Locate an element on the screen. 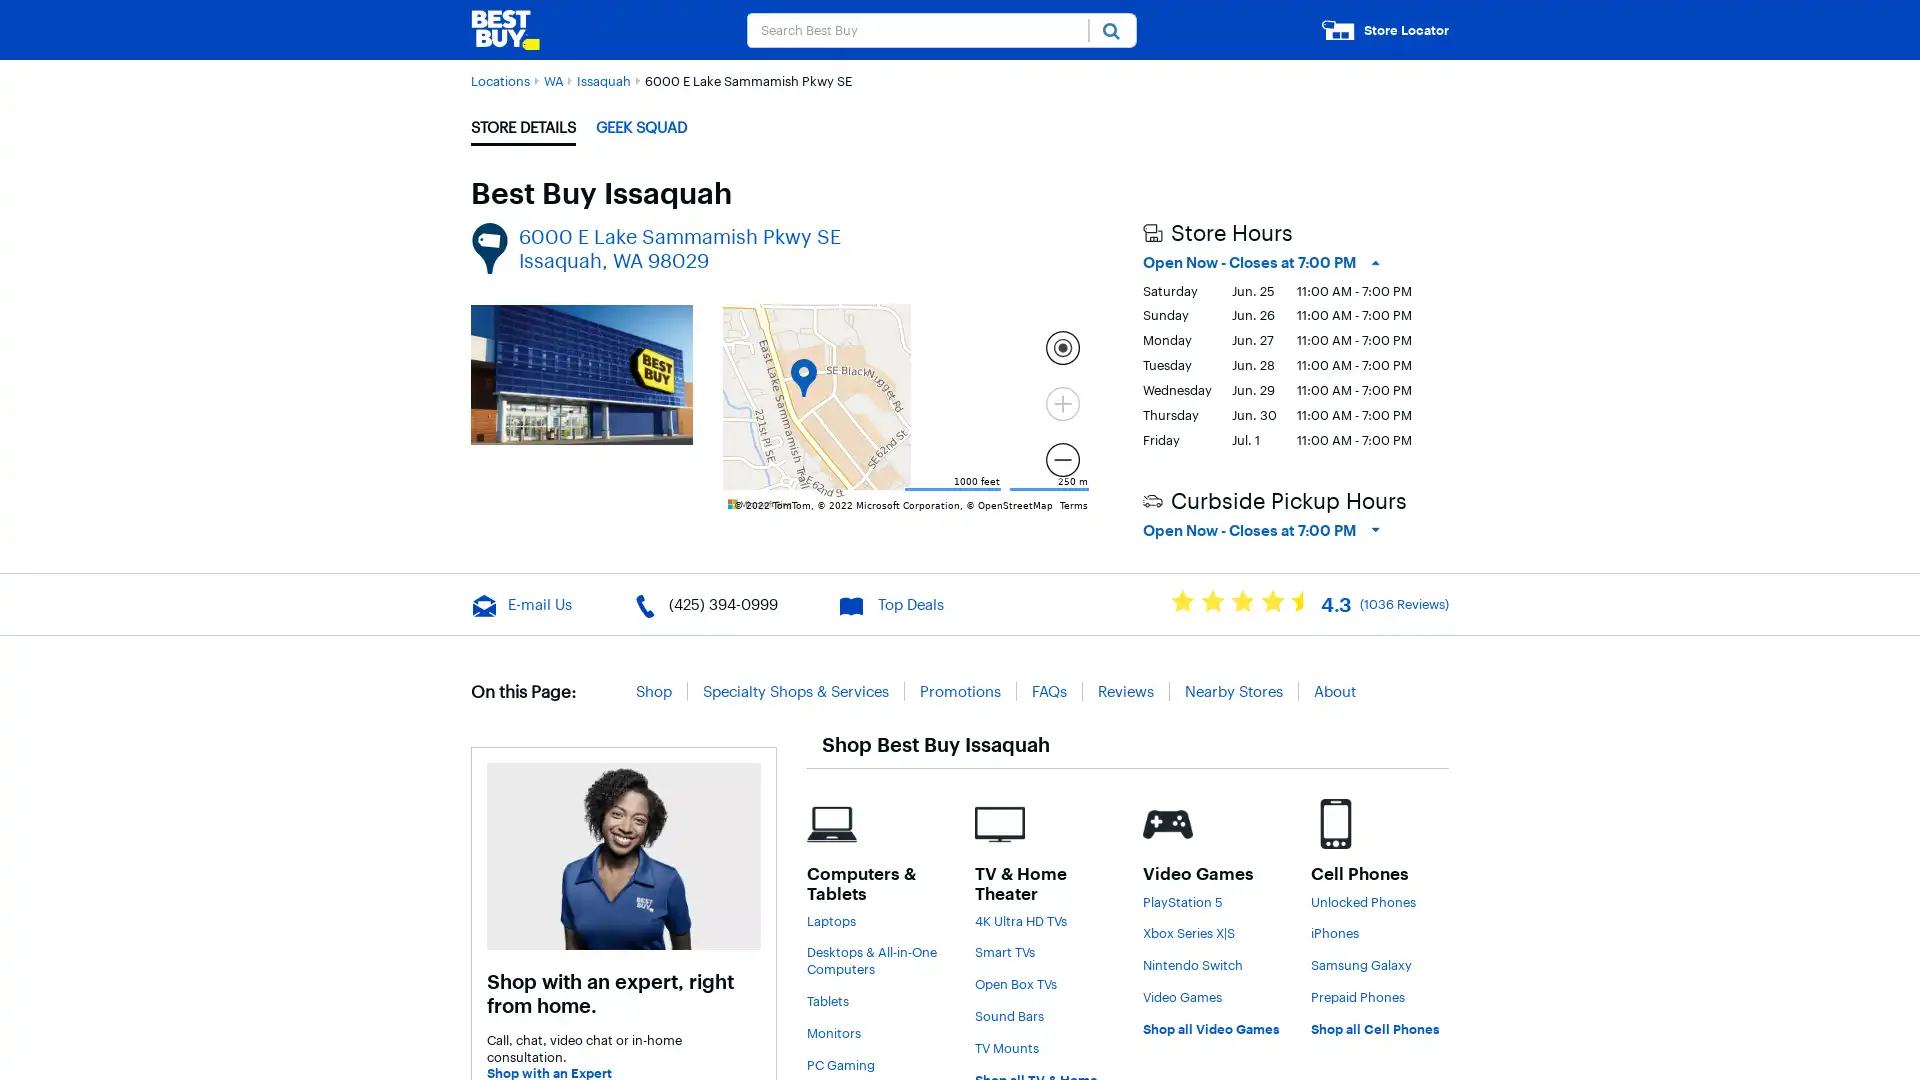 This screenshot has height=1080, width=1920. Open Now - Closes at 7:00 PM is located at coordinates (1260, 530).